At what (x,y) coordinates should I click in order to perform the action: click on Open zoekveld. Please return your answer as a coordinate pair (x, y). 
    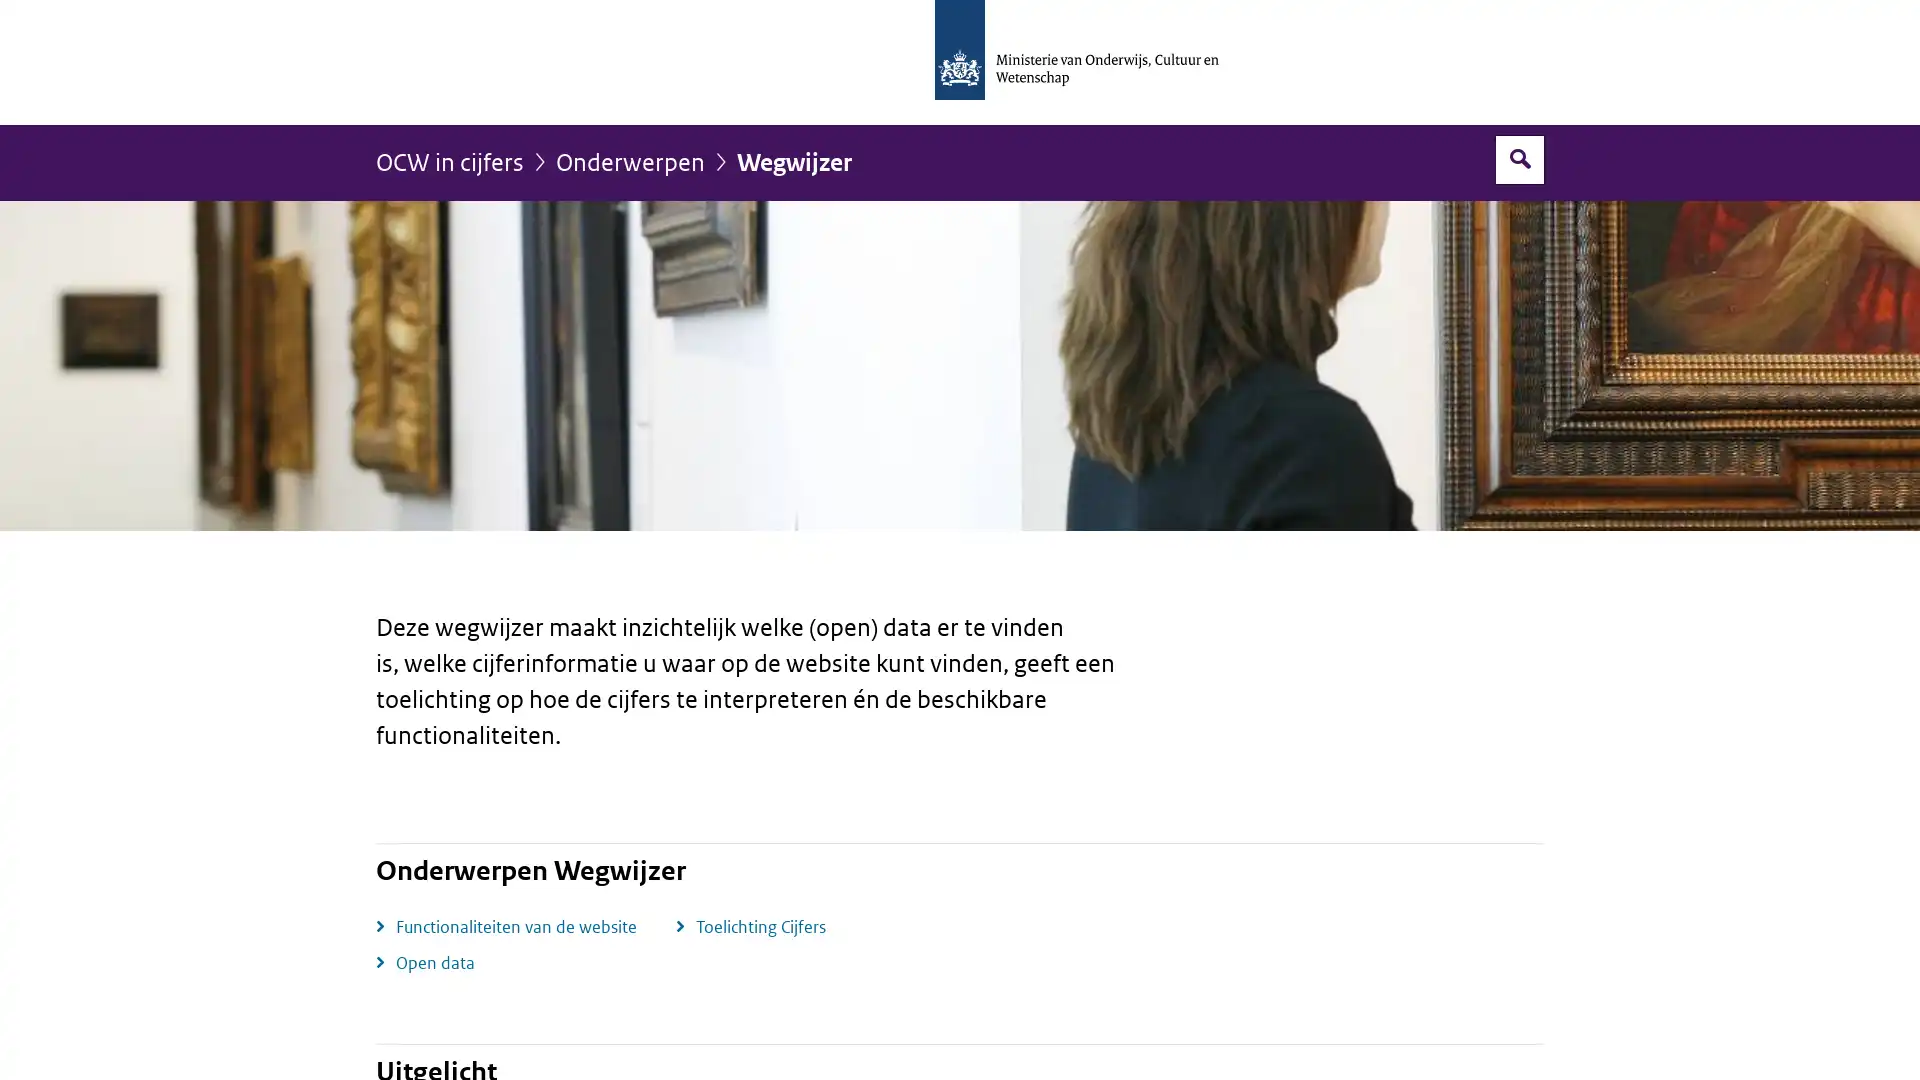
    Looking at the image, I should click on (1520, 158).